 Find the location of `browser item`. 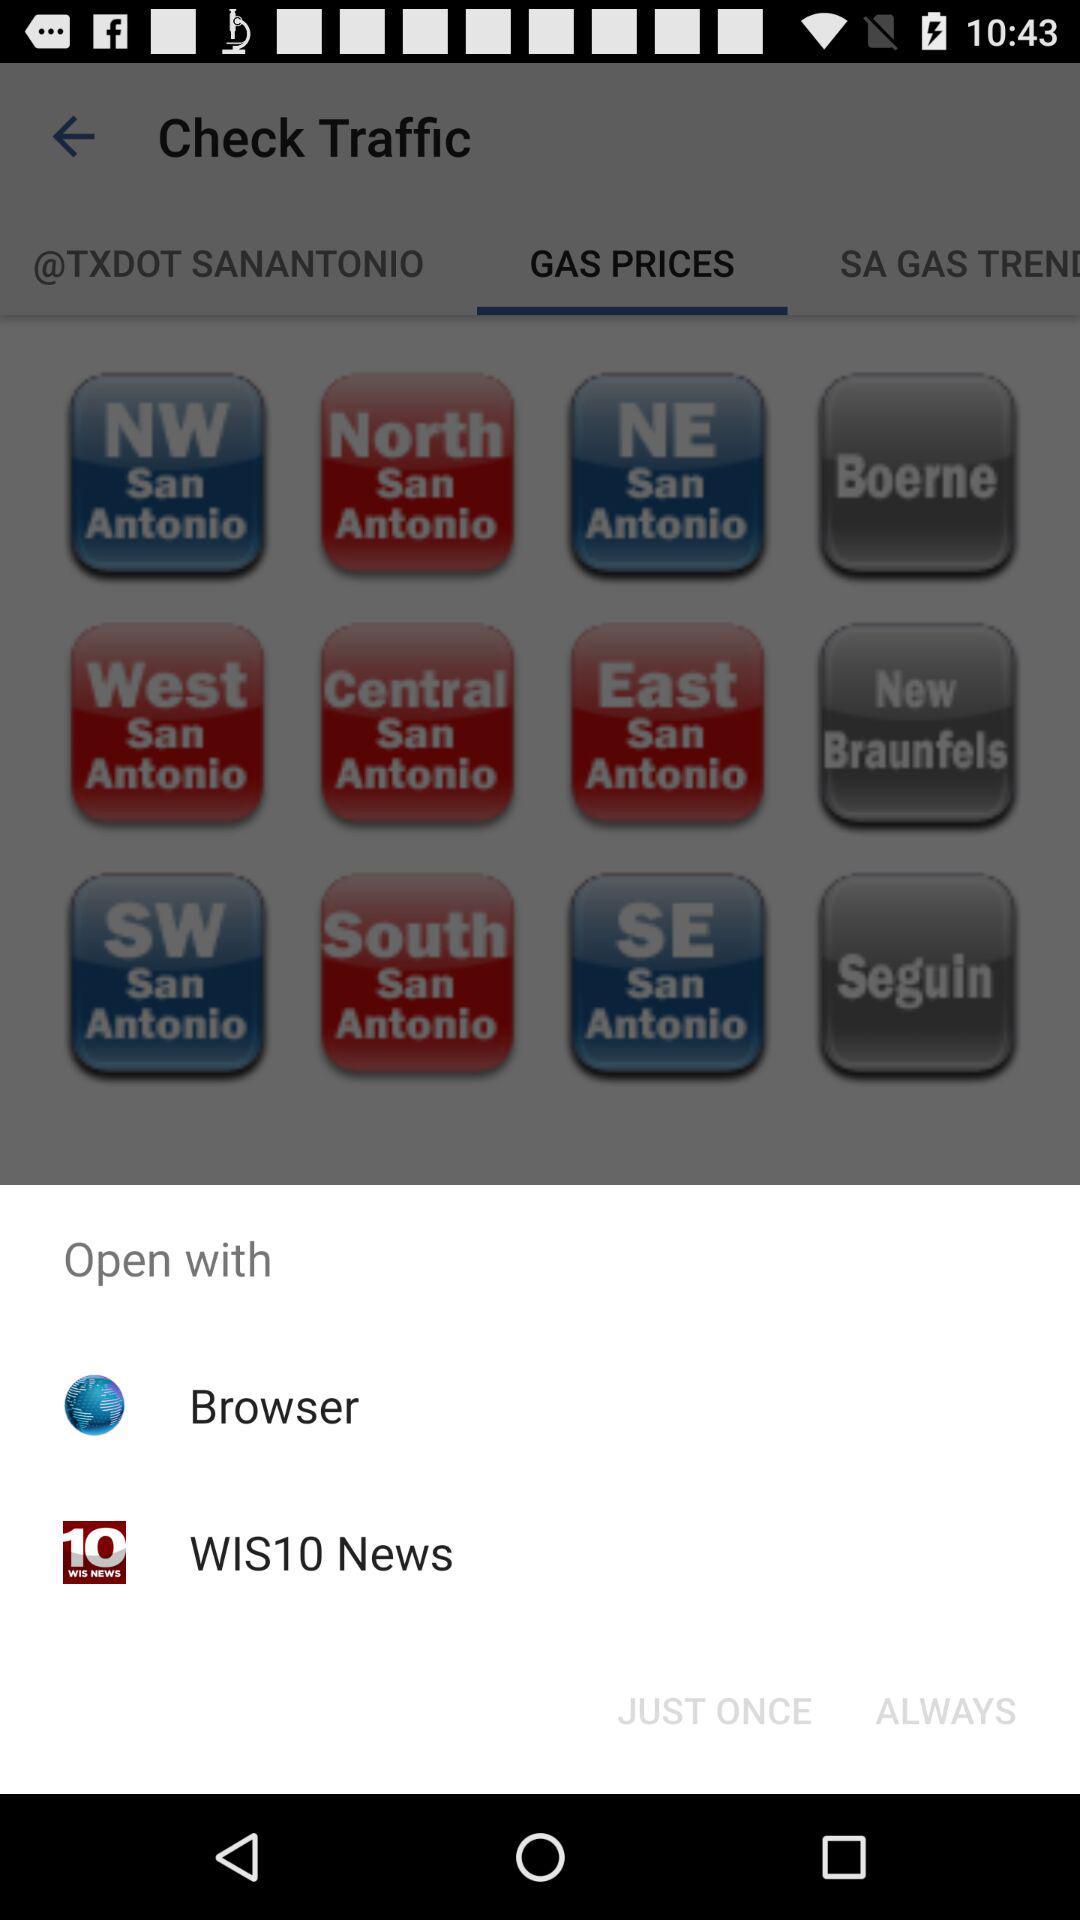

browser item is located at coordinates (274, 1404).